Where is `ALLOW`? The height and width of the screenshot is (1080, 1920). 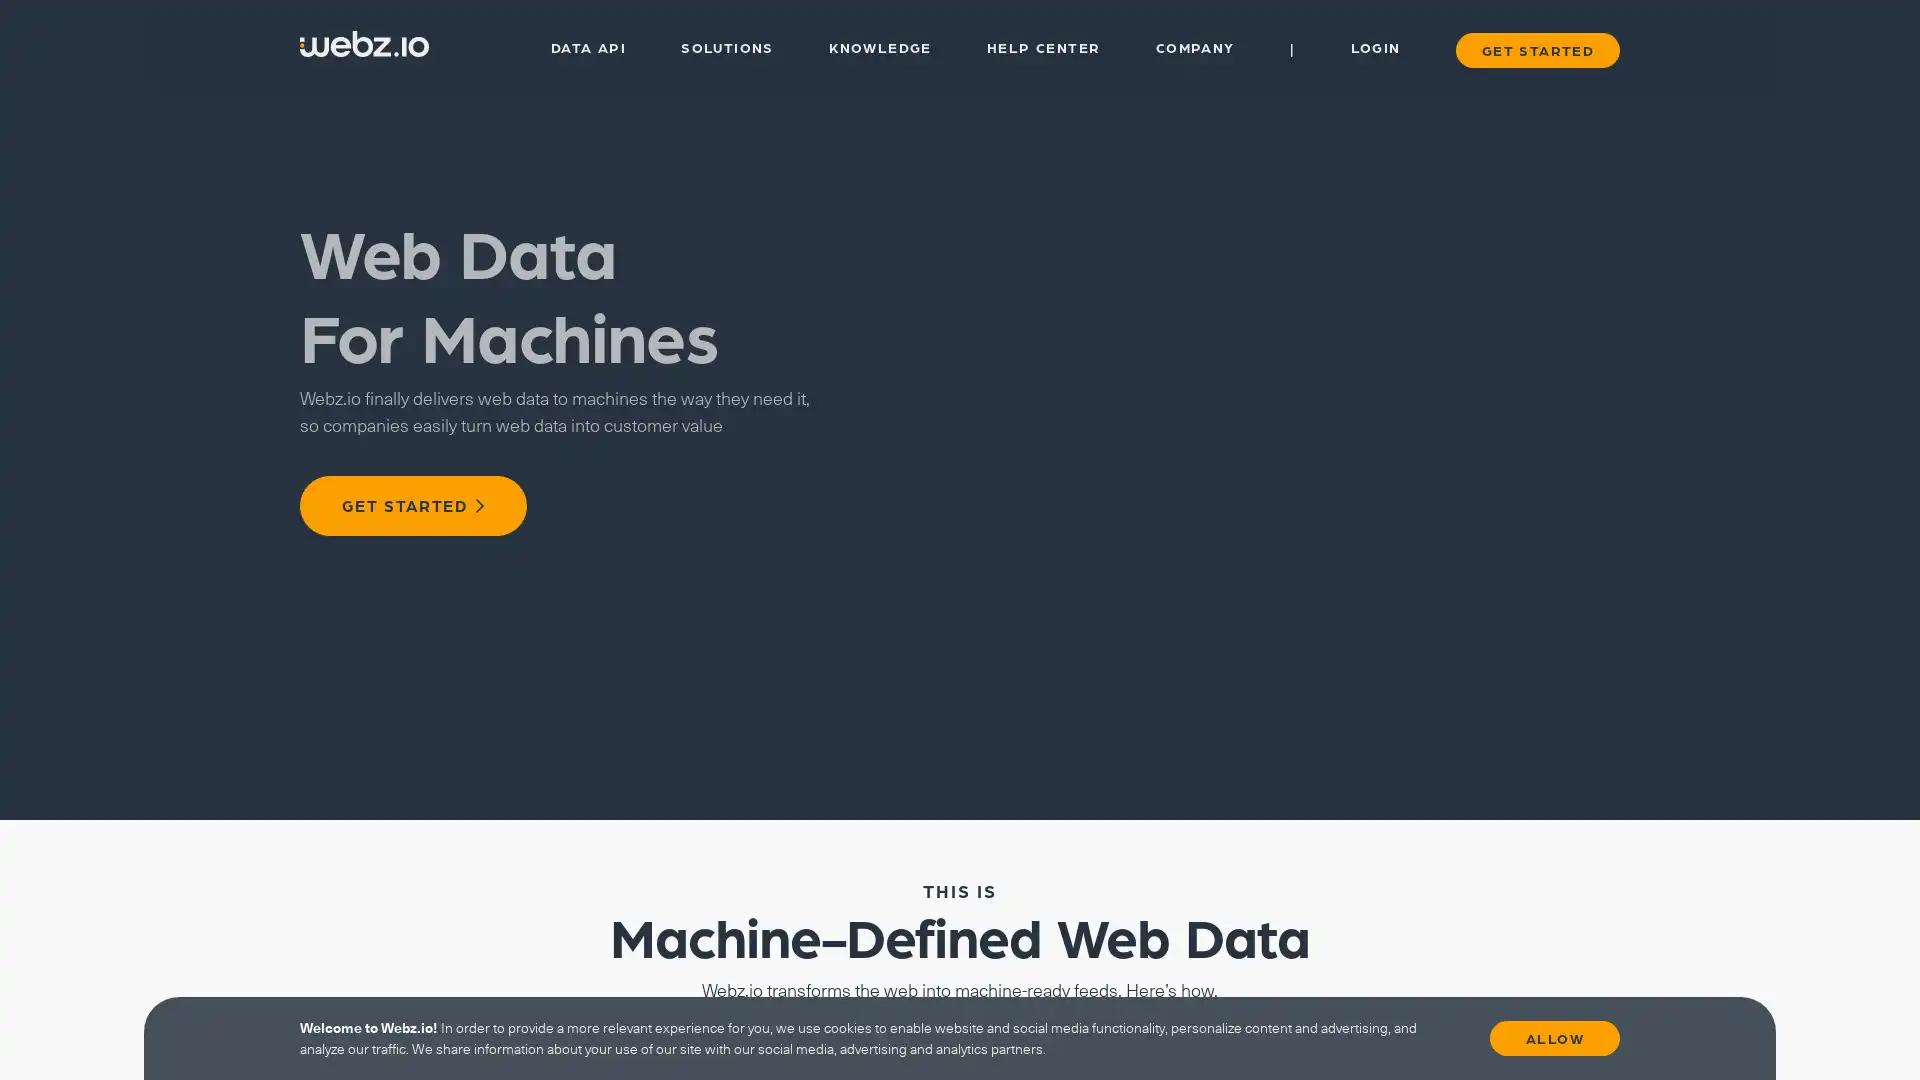
ALLOW is located at coordinates (1554, 1037).